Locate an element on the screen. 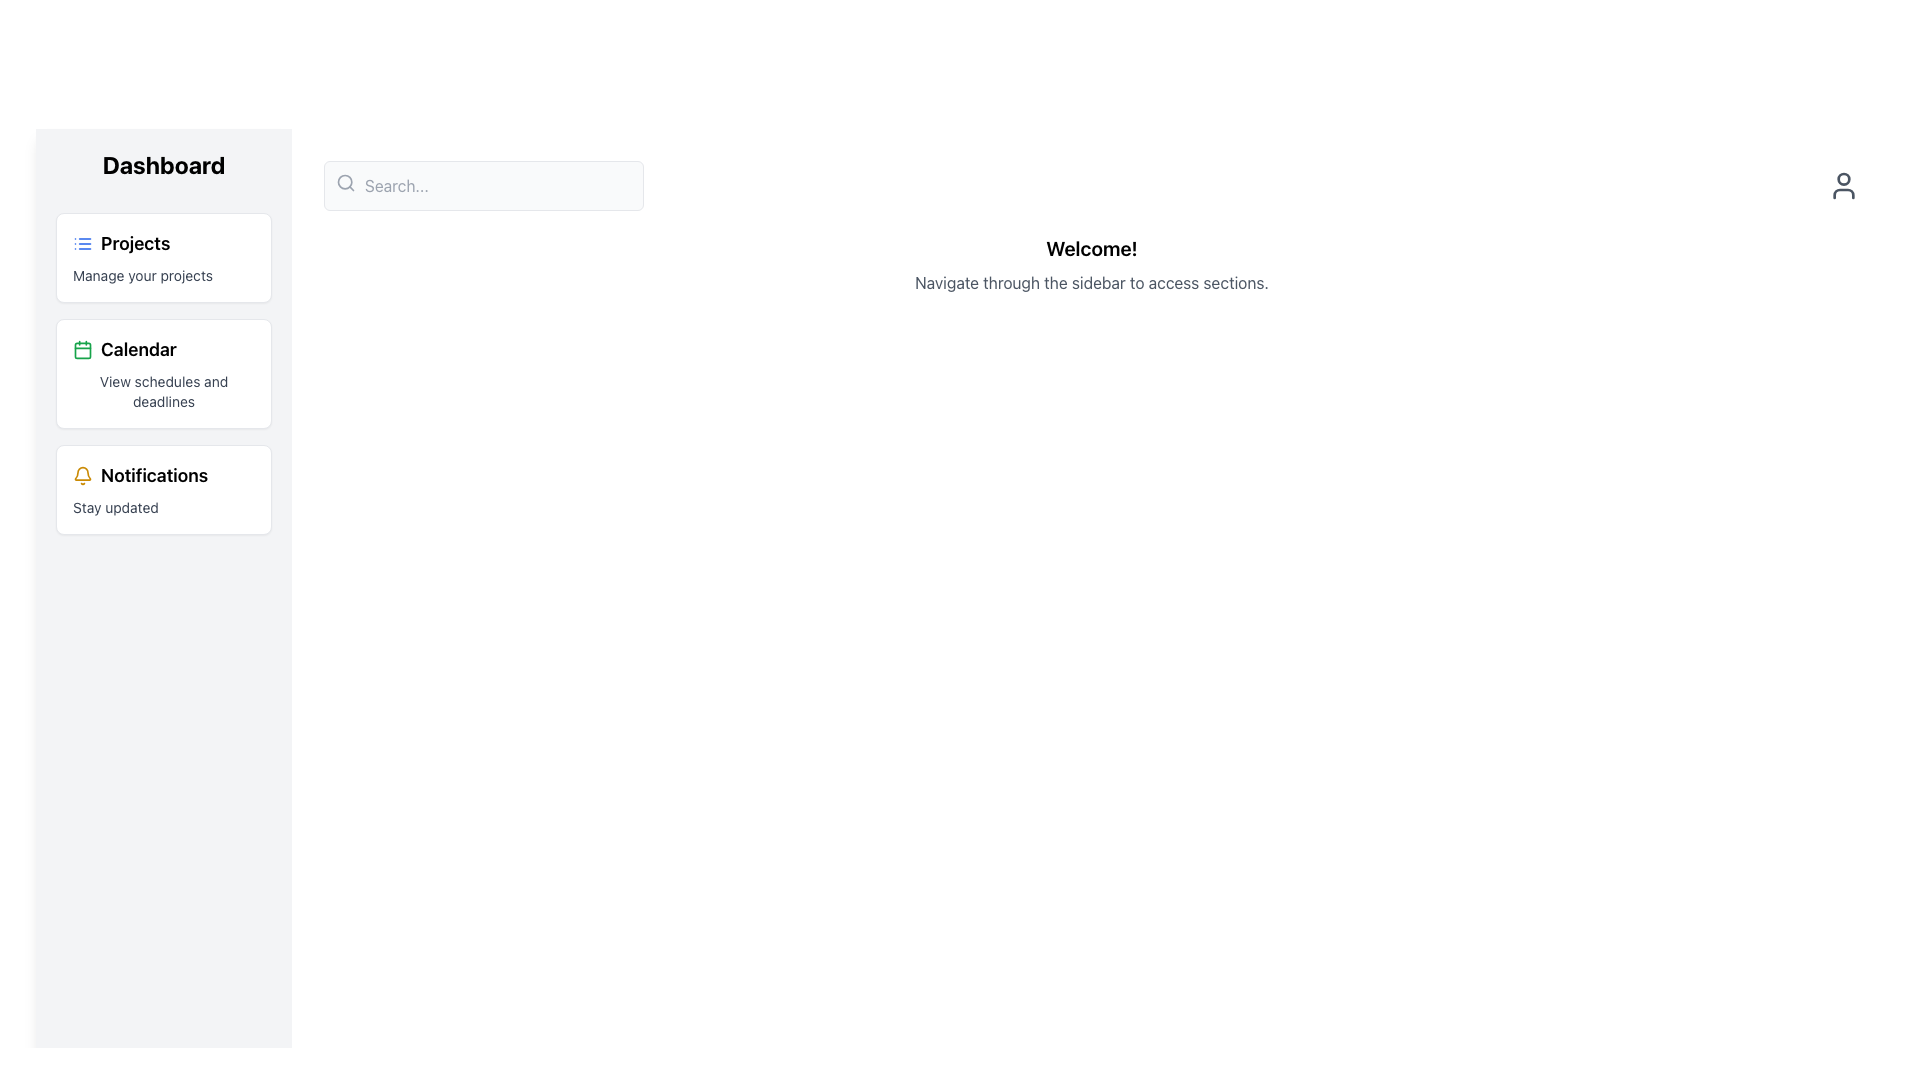 This screenshot has width=1920, height=1080. the Text Label that serves as a header for the sidebar, indicating the current section of the interface is located at coordinates (163, 164).